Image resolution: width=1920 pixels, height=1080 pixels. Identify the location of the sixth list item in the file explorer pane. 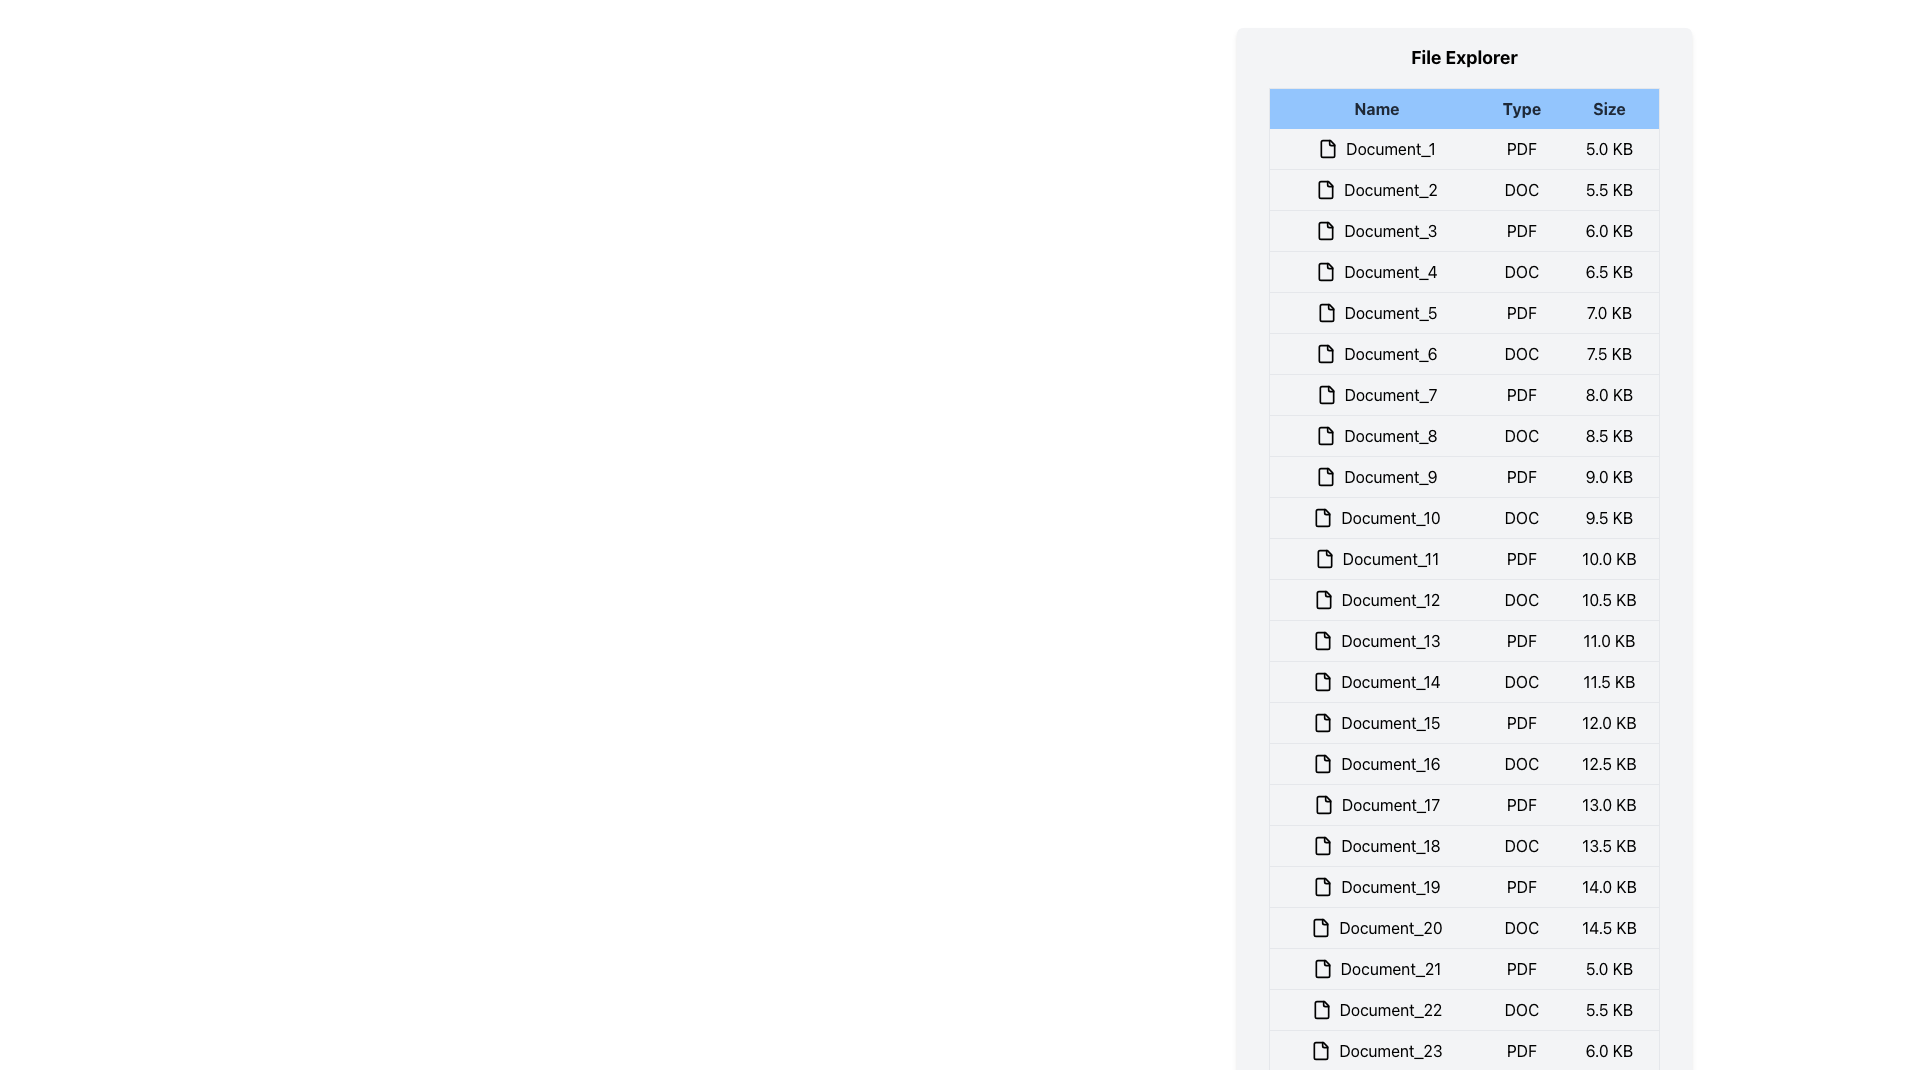
(1464, 353).